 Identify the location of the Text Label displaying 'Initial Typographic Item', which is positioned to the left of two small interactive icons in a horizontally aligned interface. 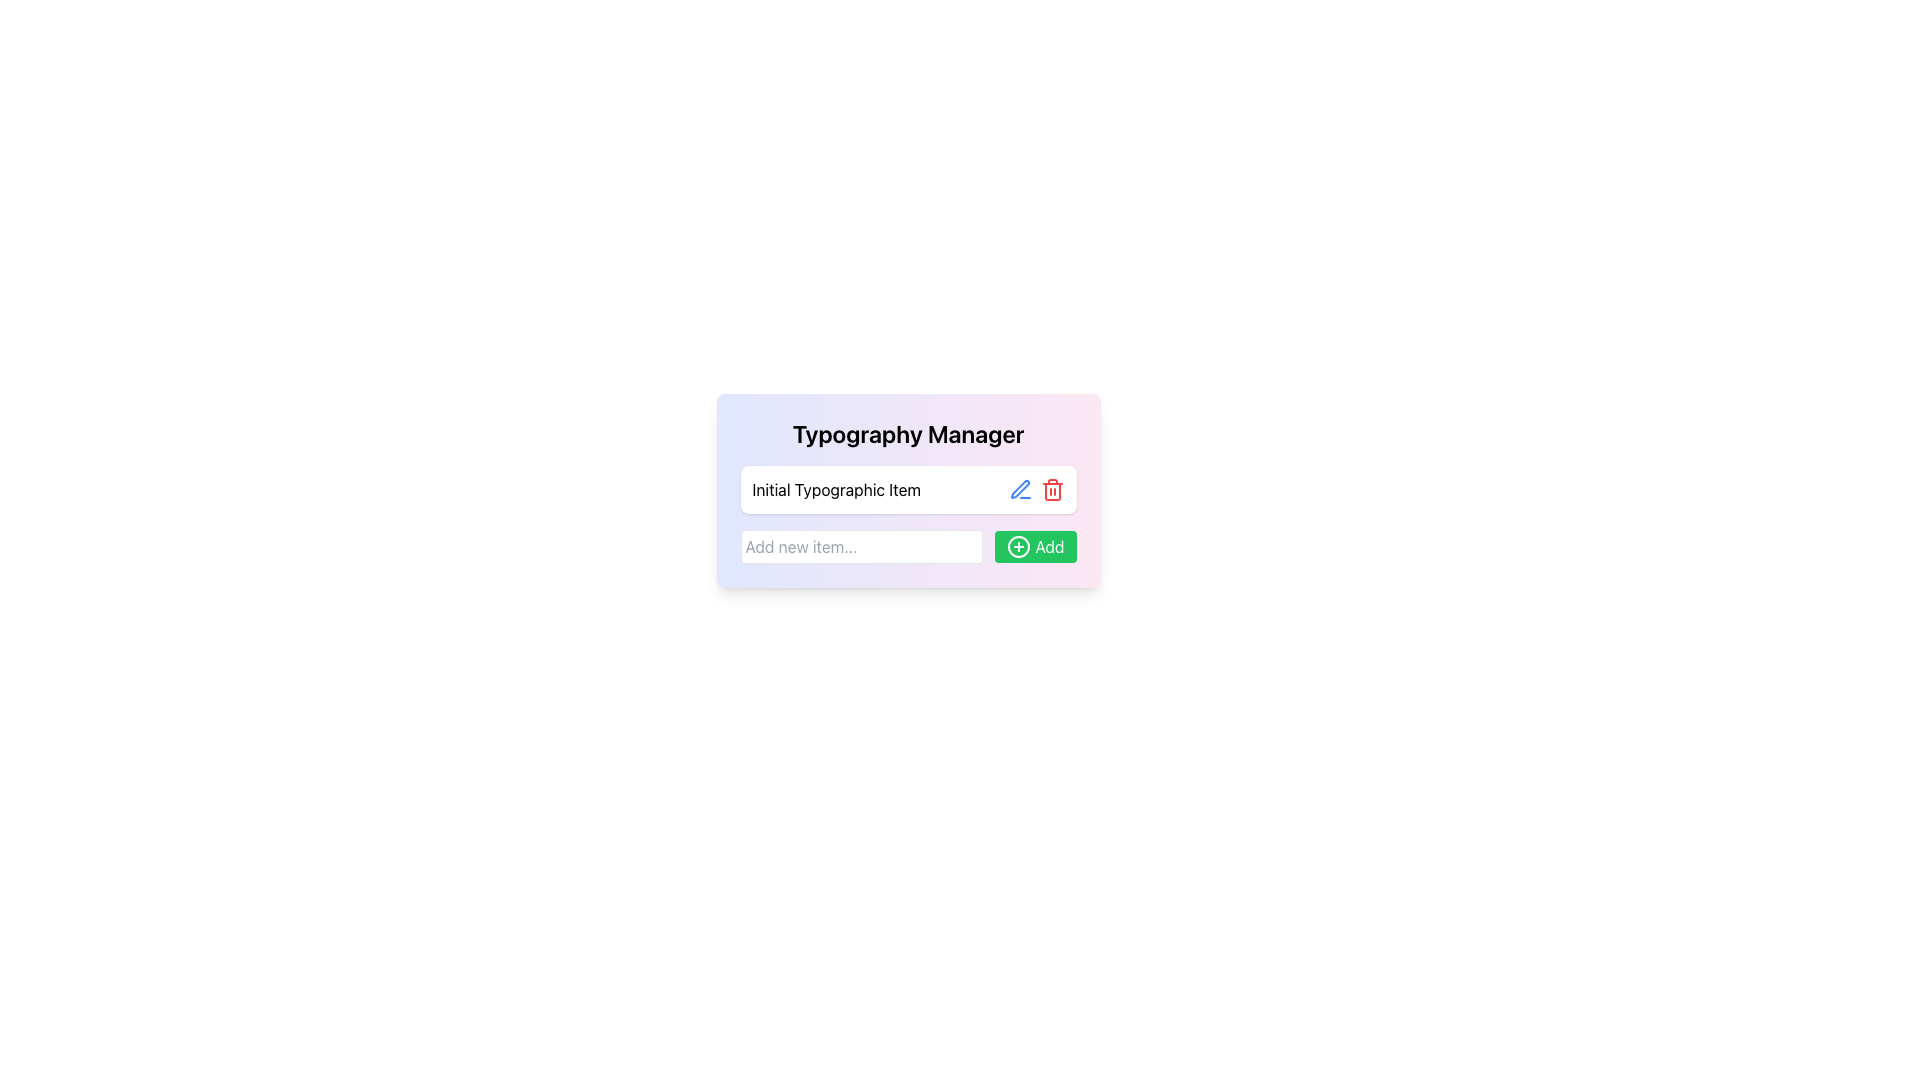
(836, 489).